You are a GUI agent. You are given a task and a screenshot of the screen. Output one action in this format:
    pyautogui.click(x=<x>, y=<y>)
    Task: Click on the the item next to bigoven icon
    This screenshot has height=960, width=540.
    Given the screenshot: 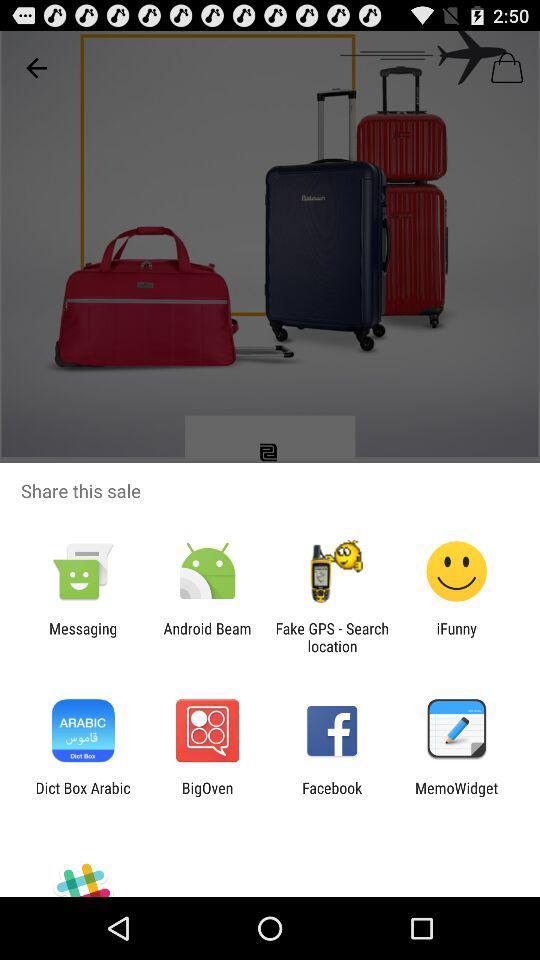 What is the action you would take?
    pyautogui.click(x=332, y=796)
    